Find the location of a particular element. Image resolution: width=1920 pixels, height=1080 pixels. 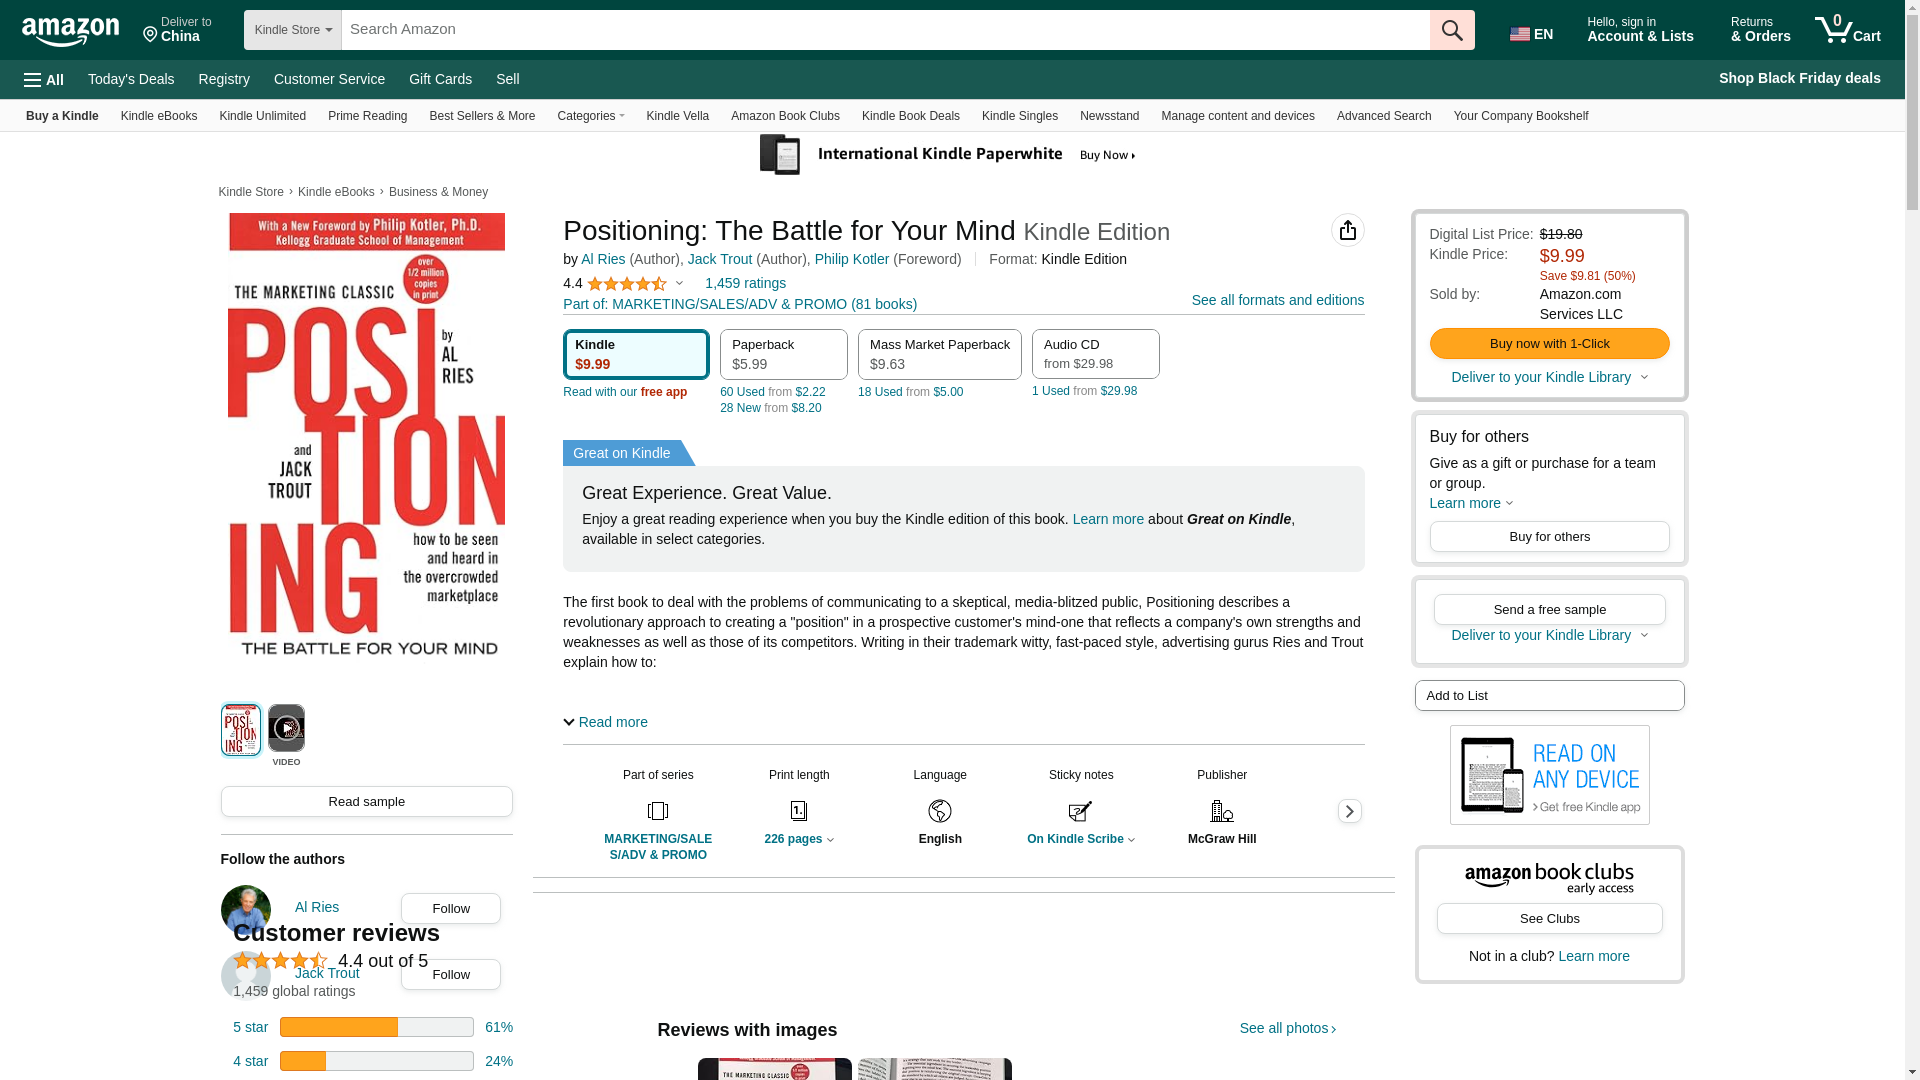

'Read more' is located at coordinates (604, 721).